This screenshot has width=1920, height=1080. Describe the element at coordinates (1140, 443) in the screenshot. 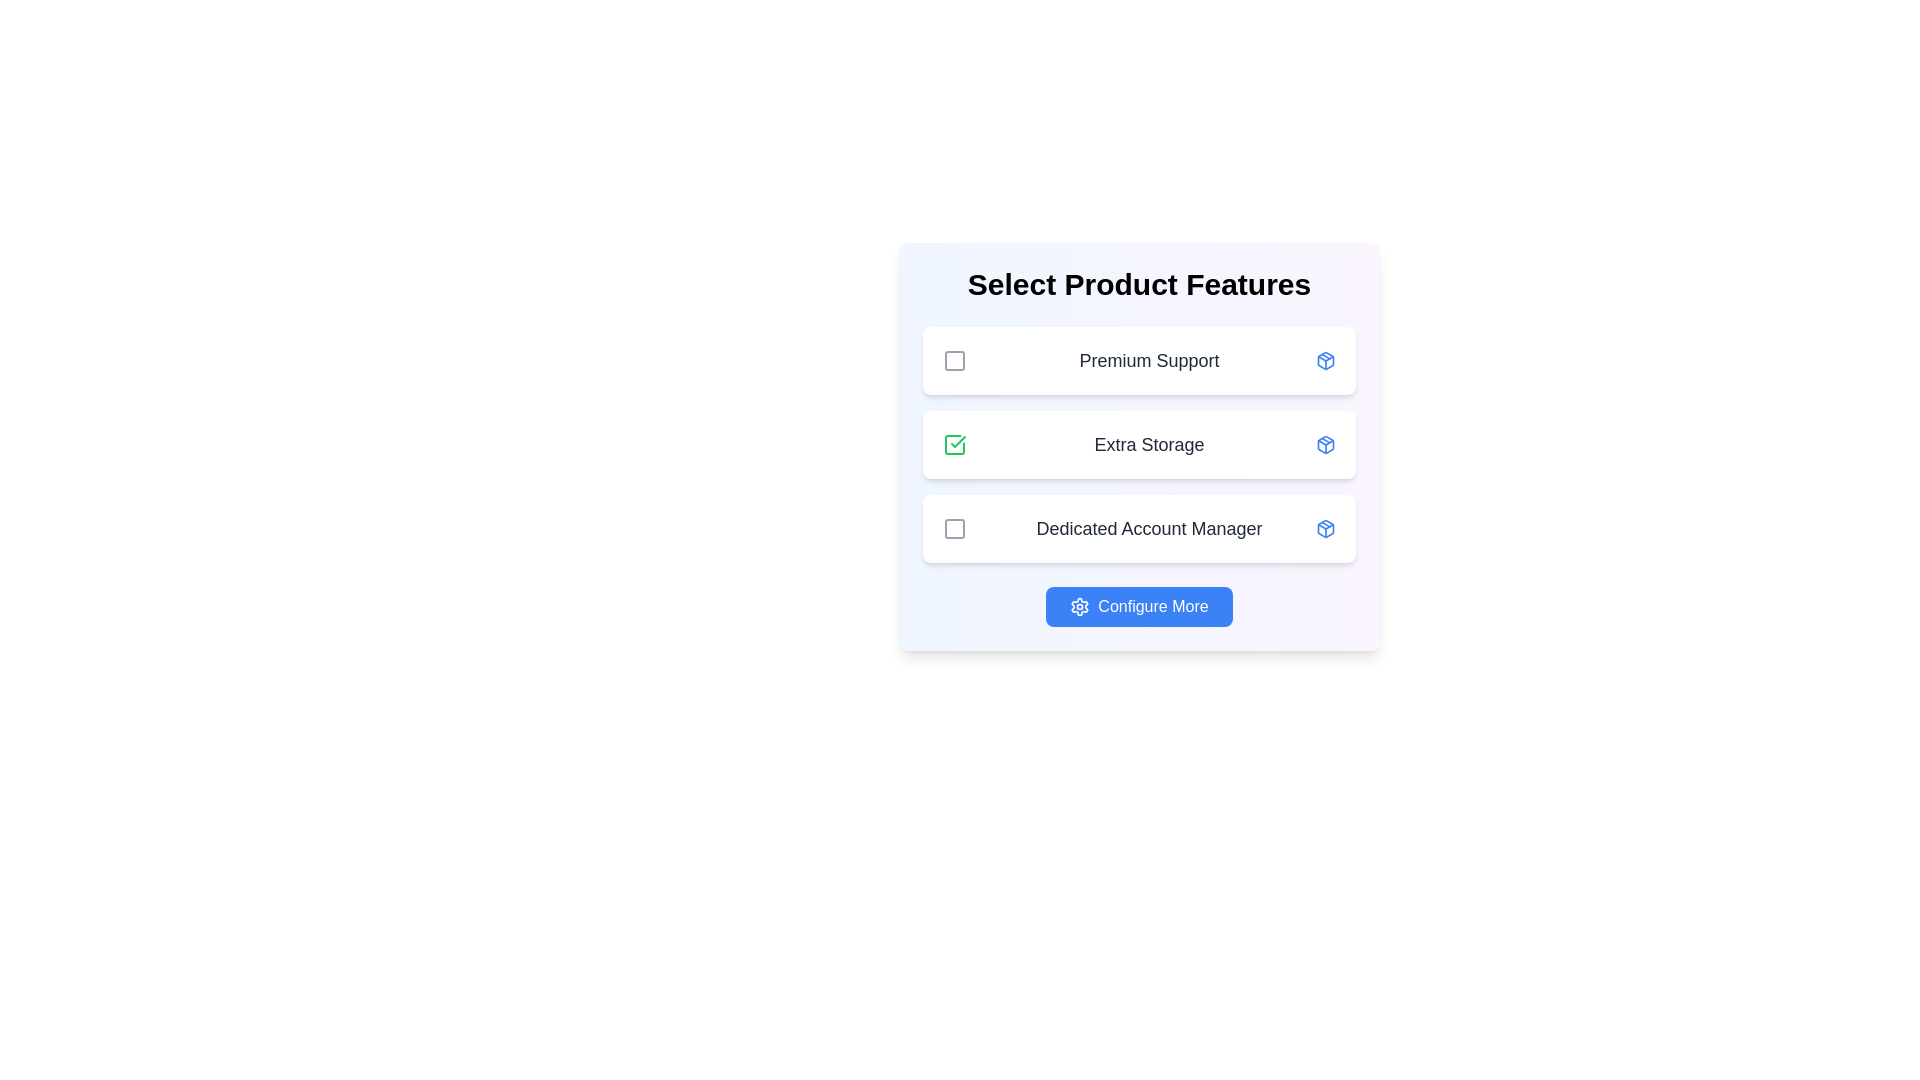

I see `the feature item Extra Storage to observe its hover effect` at that location.